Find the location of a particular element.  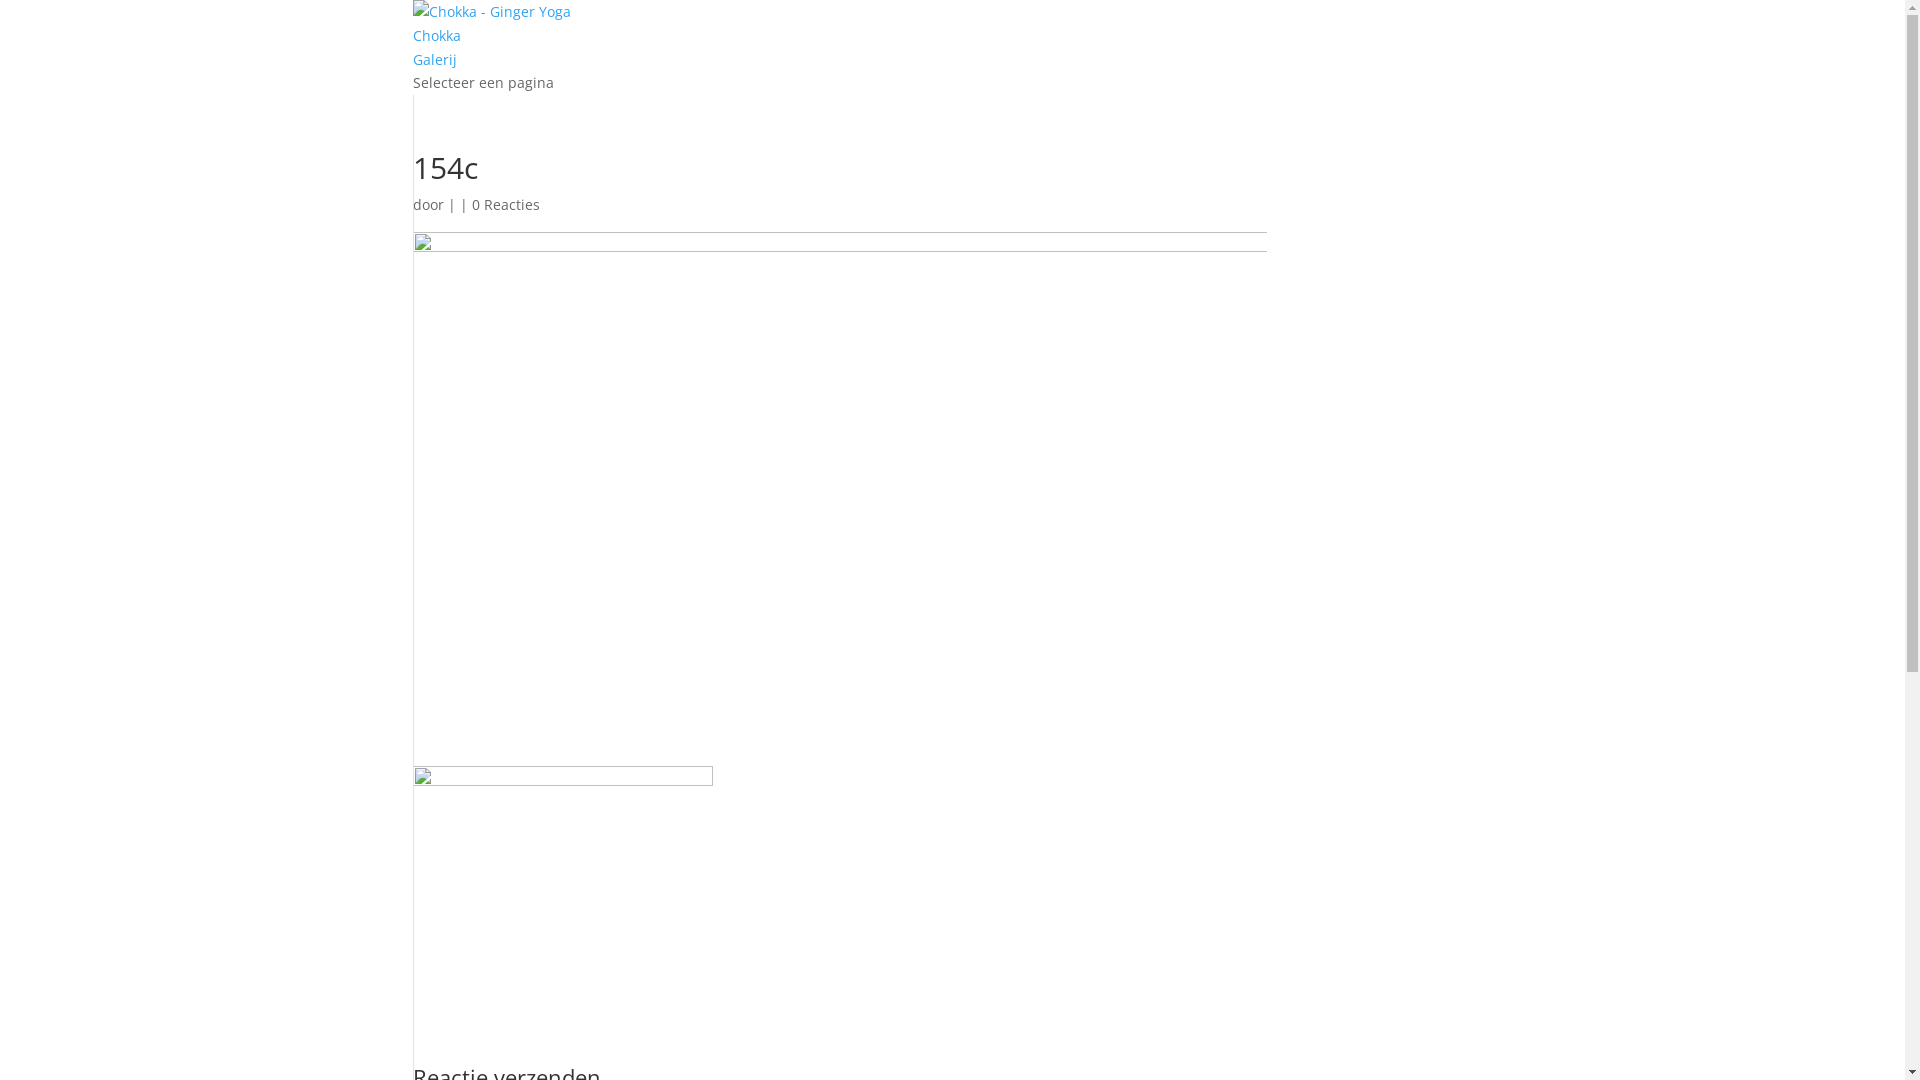

'Galerij' is located at coordinates (432, 58).